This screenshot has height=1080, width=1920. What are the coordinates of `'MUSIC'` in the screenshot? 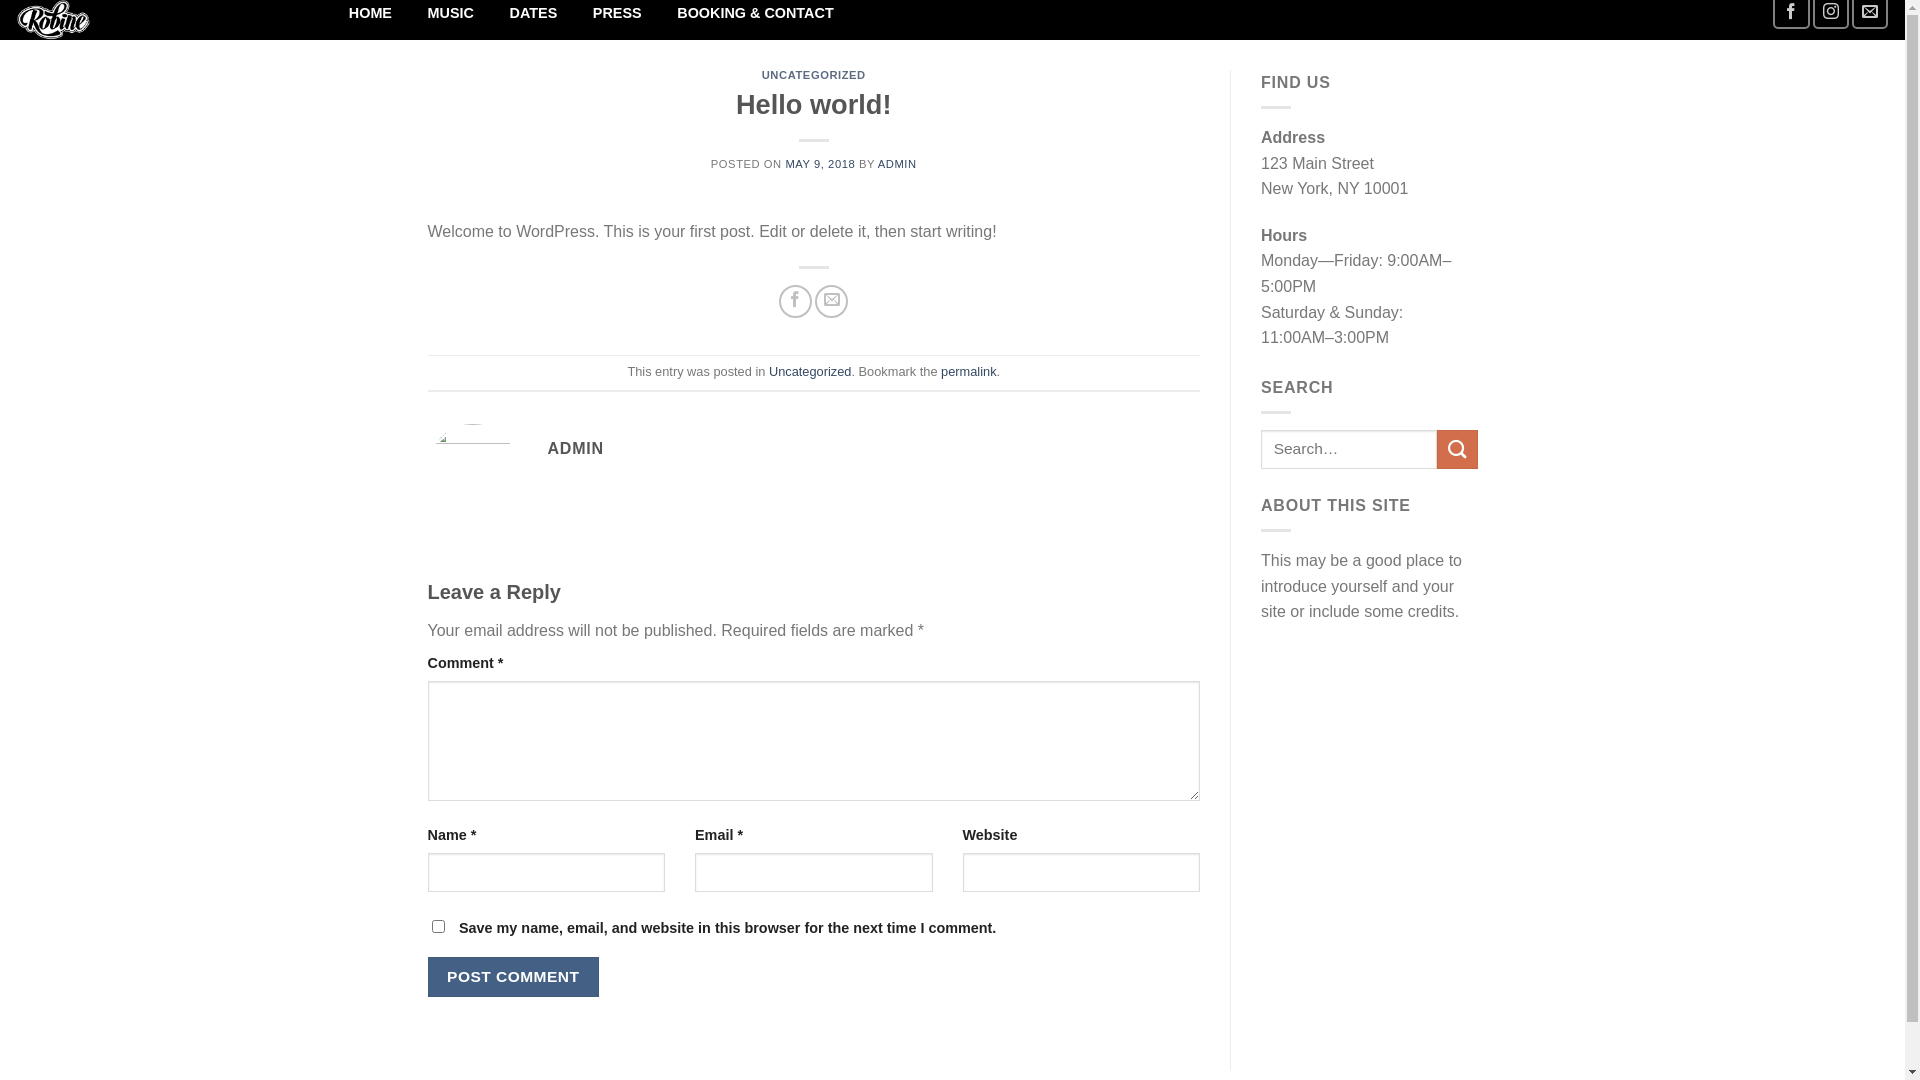 It's located at (413, 13).